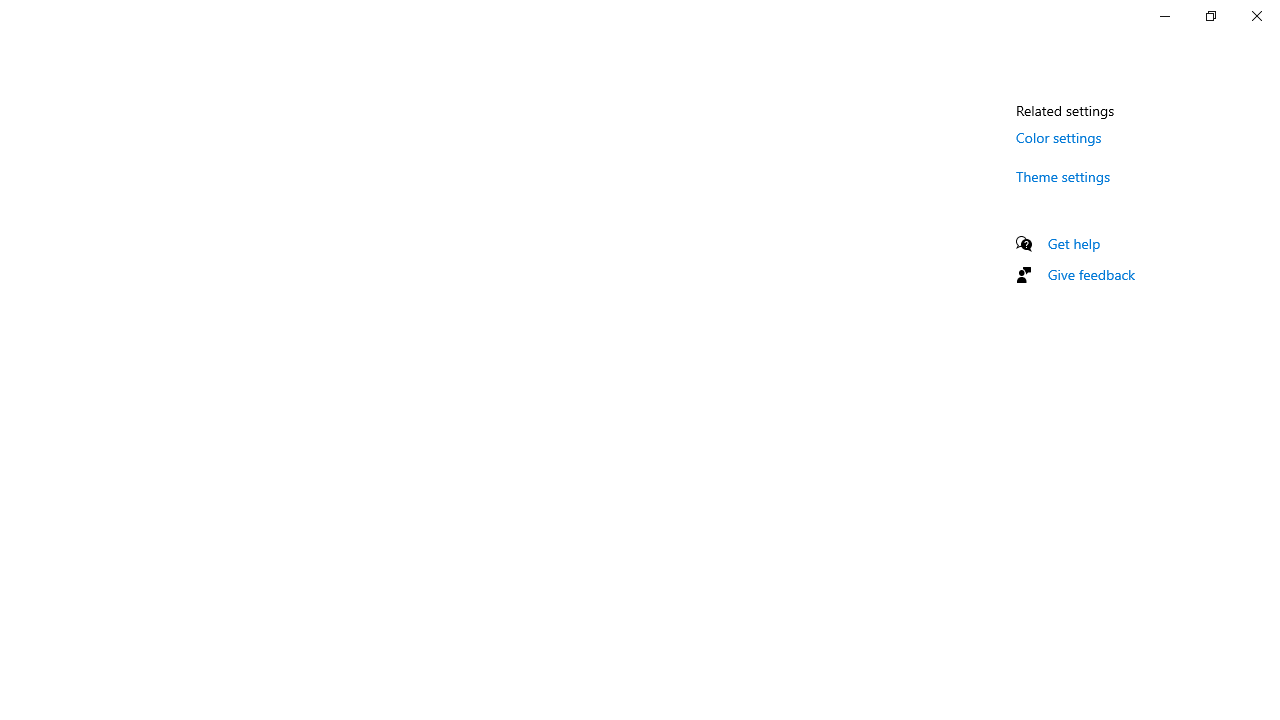  I want to click on 'Restore Settings', so click(1209, 15).